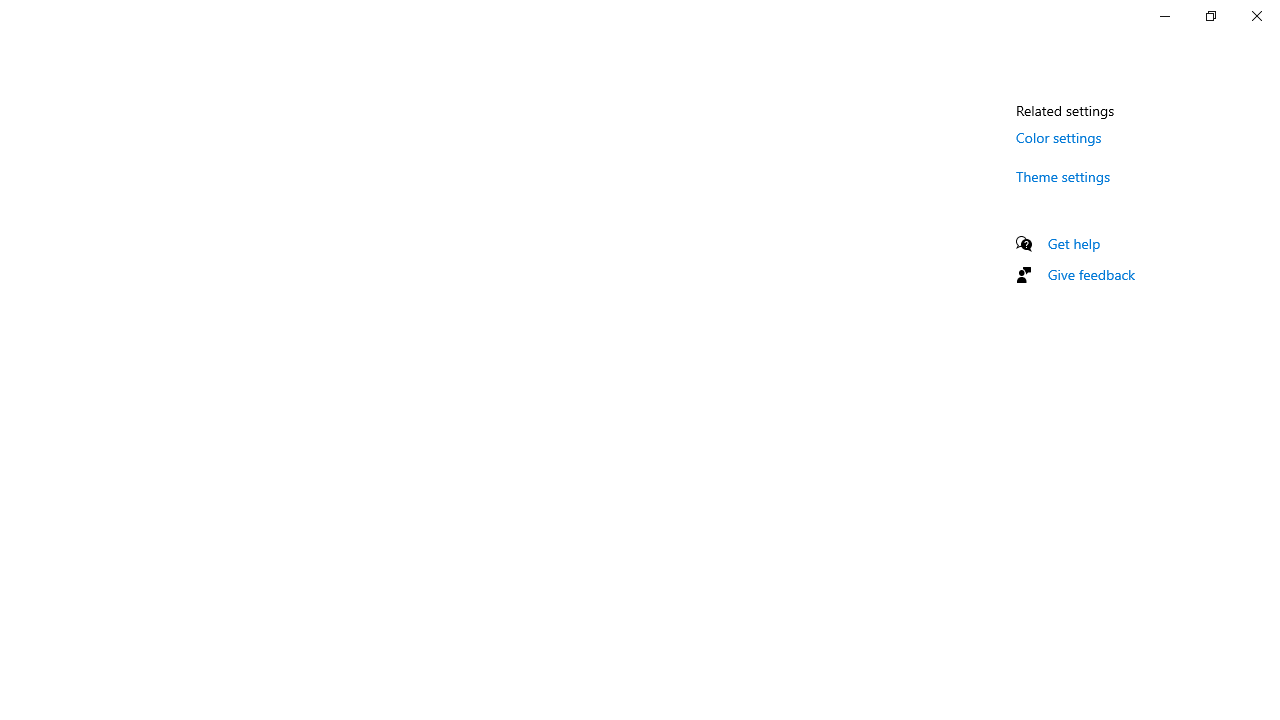  I want to click on 'Restore Settings', so click(1209, 15).